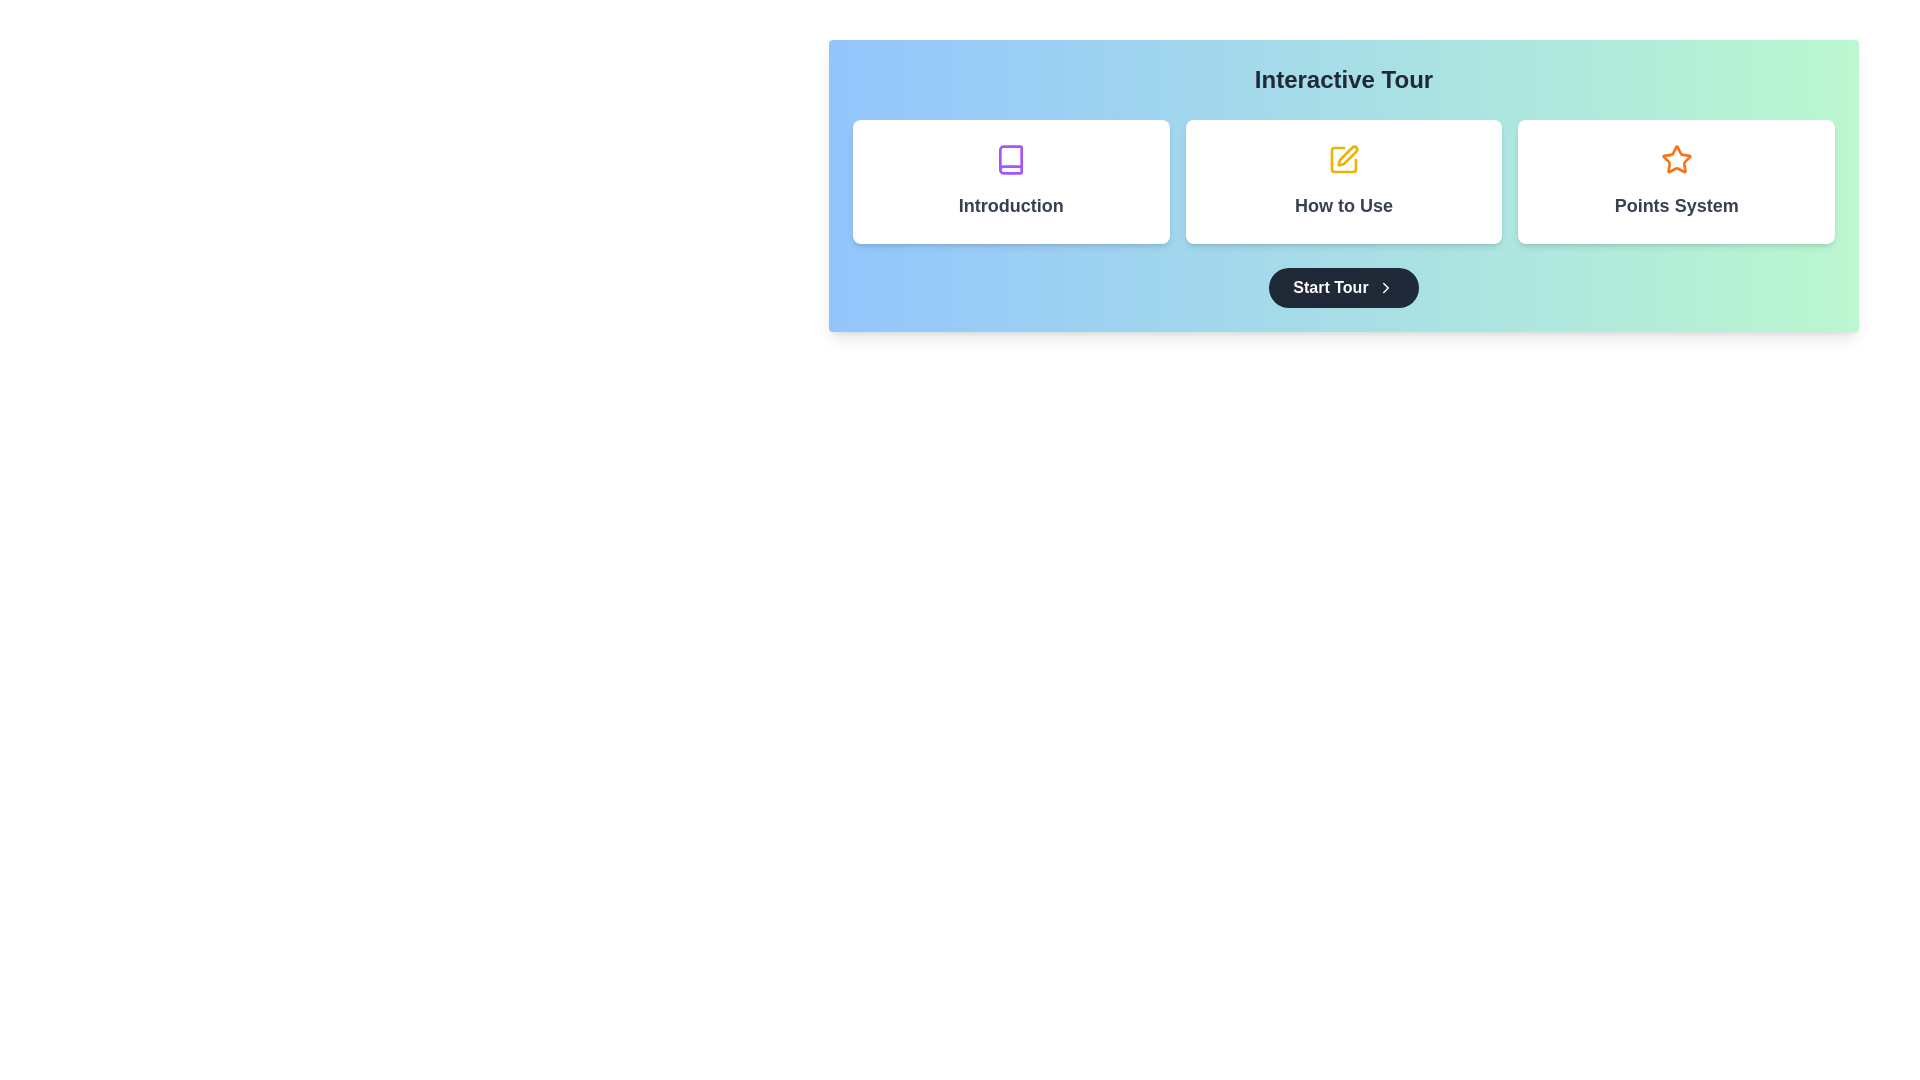 The image size is (1920, 1080). What do you see at coordinates (1676, 158) in the screenshot?
I see `the star-shaped icon with an orange outline located in the bottom-right corner of the 'Points System' card within the 'Interactive Tour' section` at bounding box center [1676, 158].